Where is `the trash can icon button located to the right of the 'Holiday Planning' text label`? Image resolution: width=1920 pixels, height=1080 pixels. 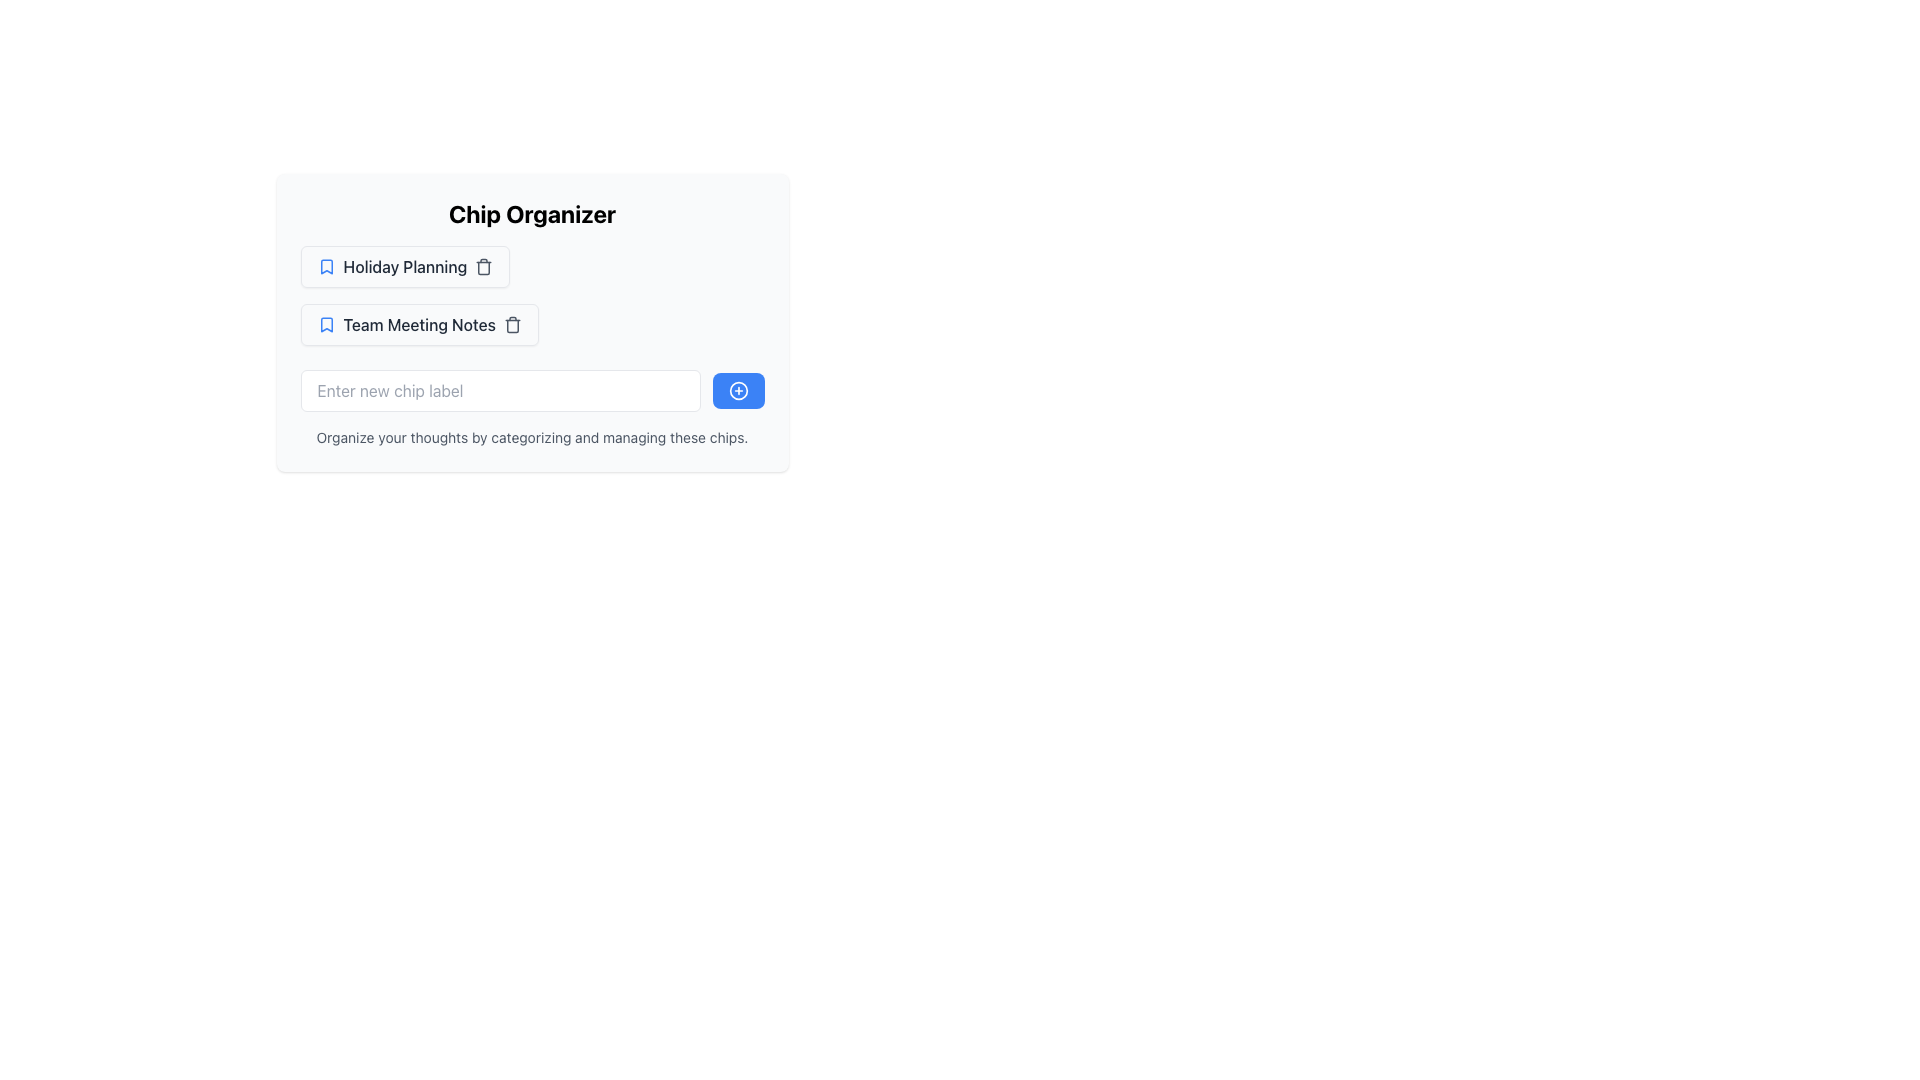
the trash can icon button located to the right of the 'Holiday Planning' text label is located at coordinates (484, 265).